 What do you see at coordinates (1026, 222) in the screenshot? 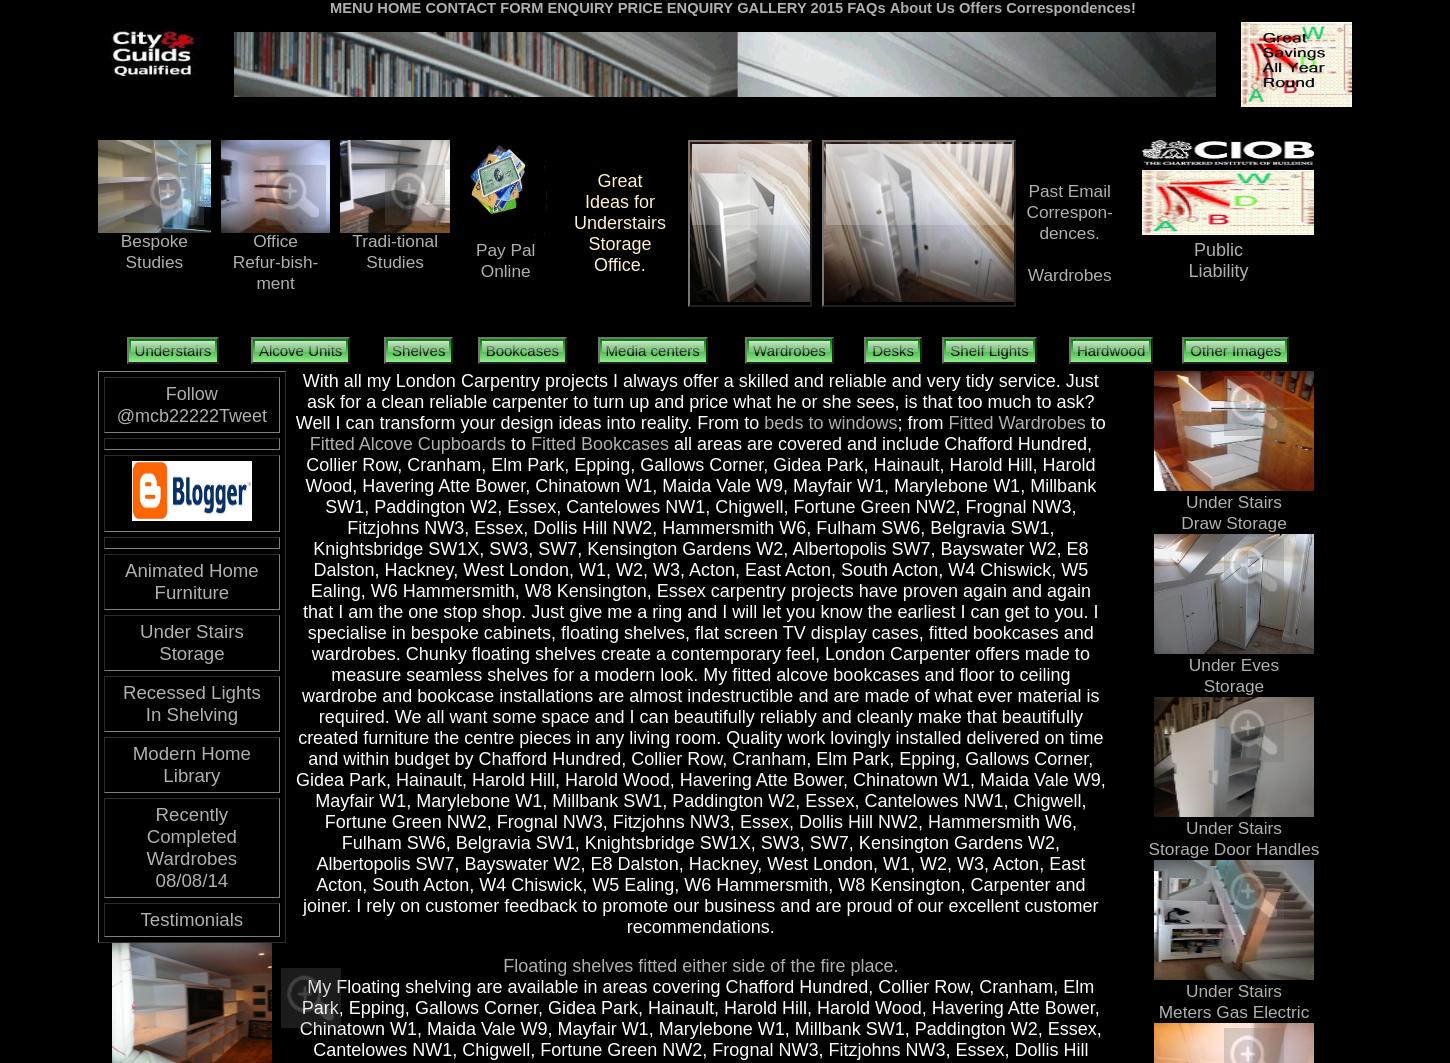
I see `'Correspon-dences.'` at bounding box center [1026, 222].